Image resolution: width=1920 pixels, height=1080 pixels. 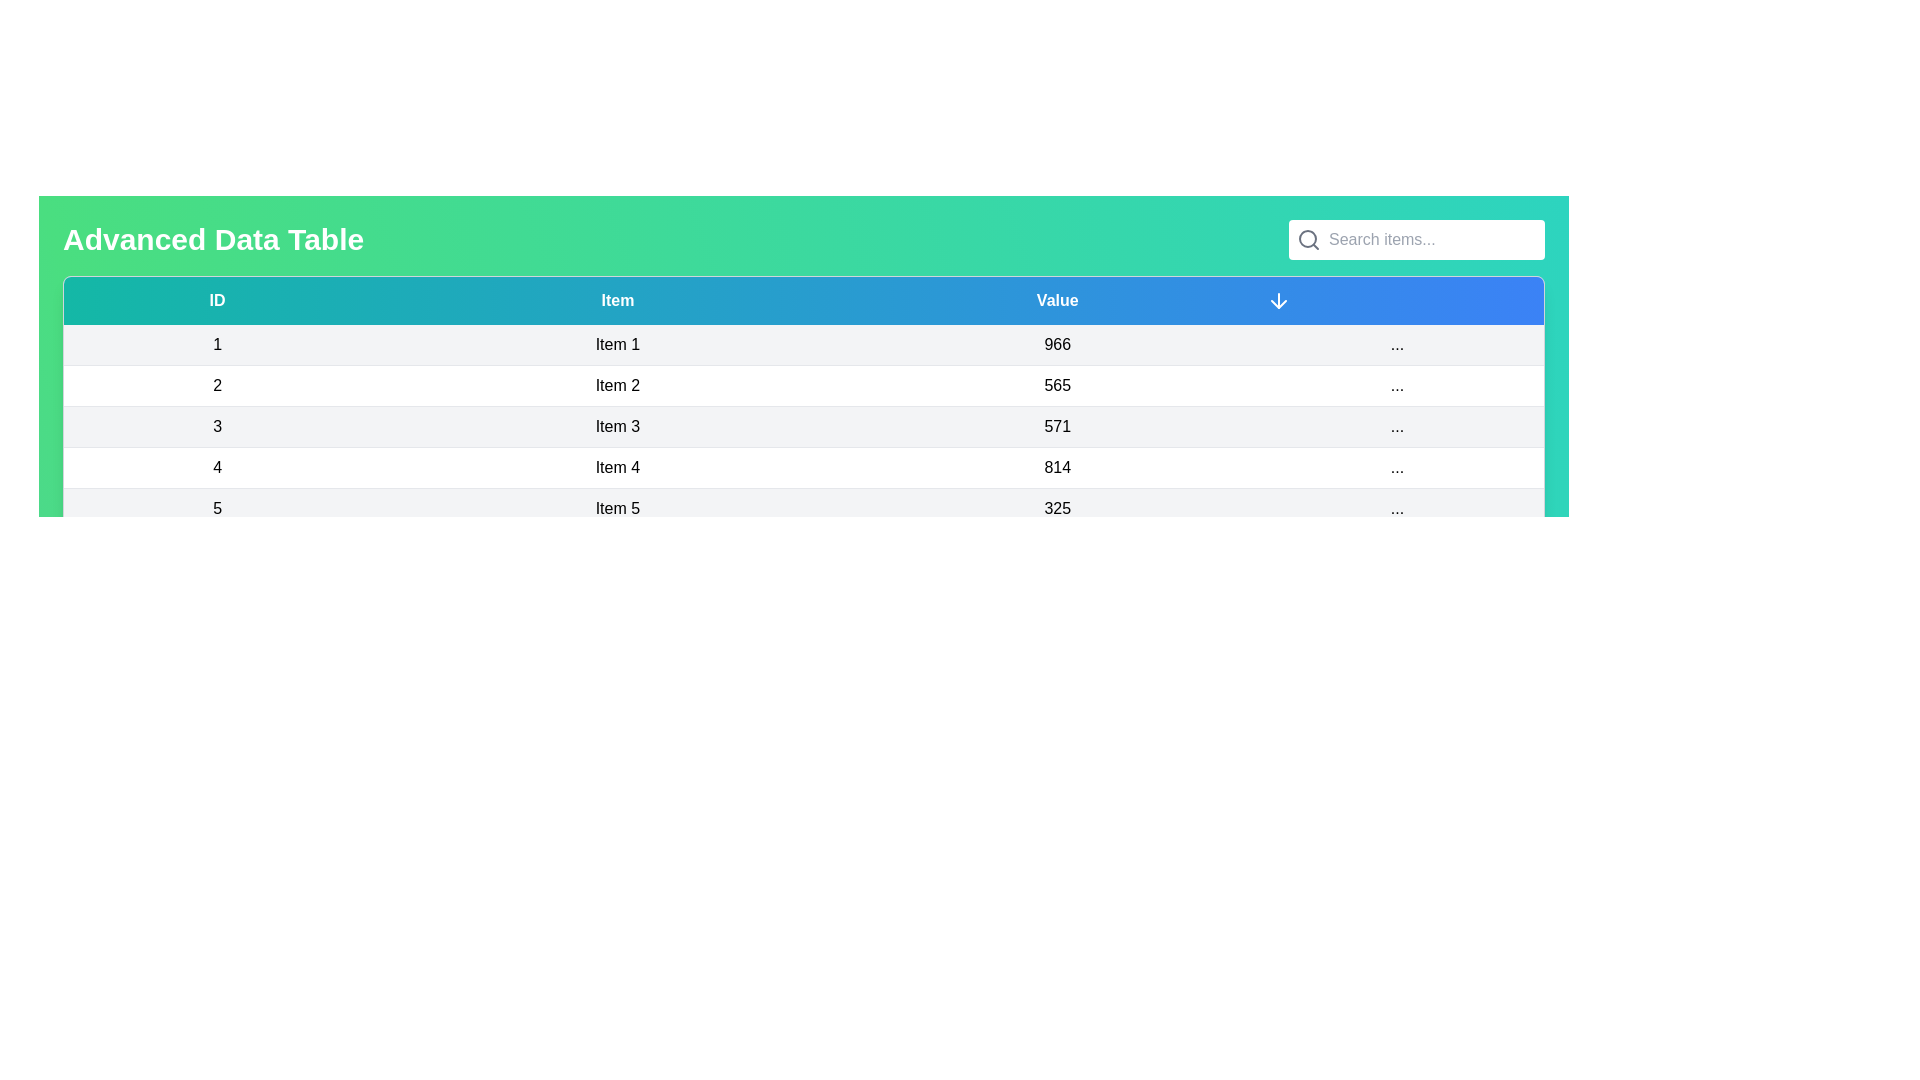 What do you see at coordinates (616, 300) in the screenshot?
I see `the column header Item to sort the table by that column` at bounding box center [616, 300].